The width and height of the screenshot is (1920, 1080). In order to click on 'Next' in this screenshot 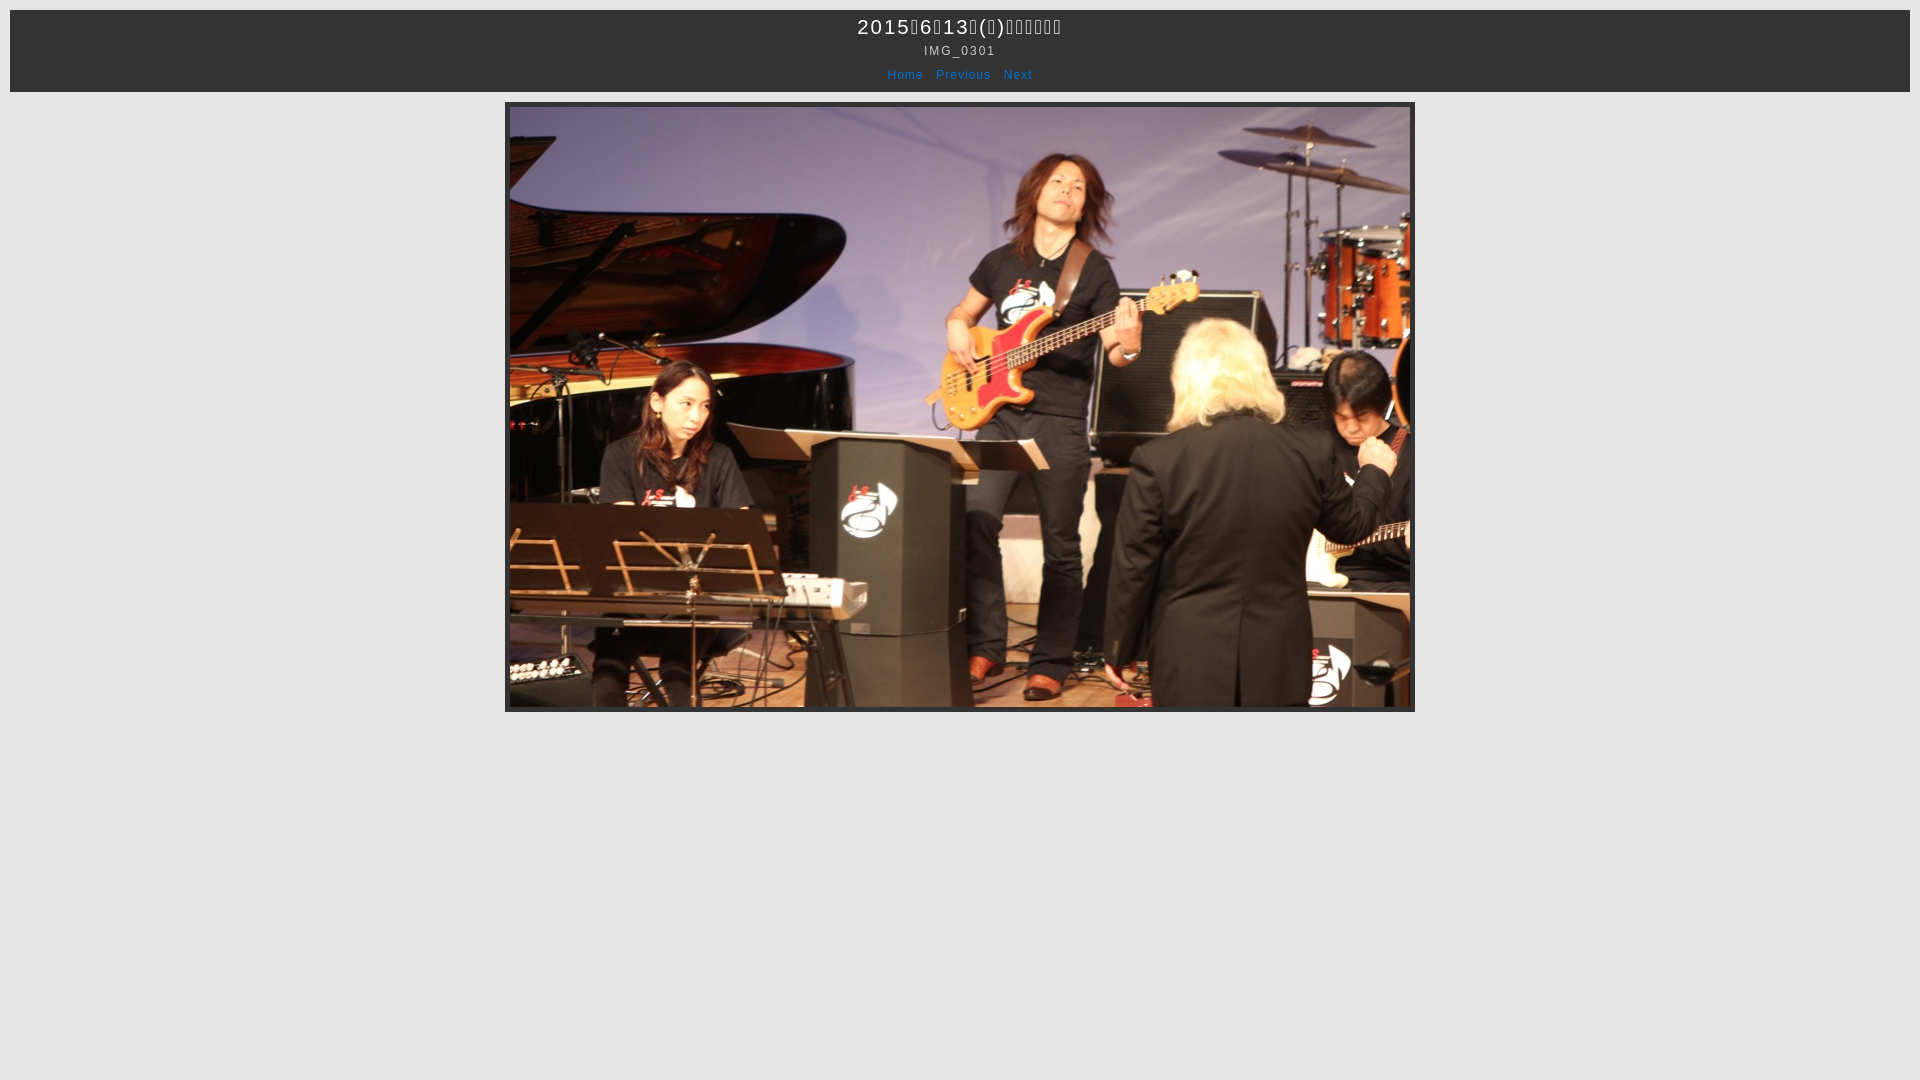, I will do `click(1018, 73)`.